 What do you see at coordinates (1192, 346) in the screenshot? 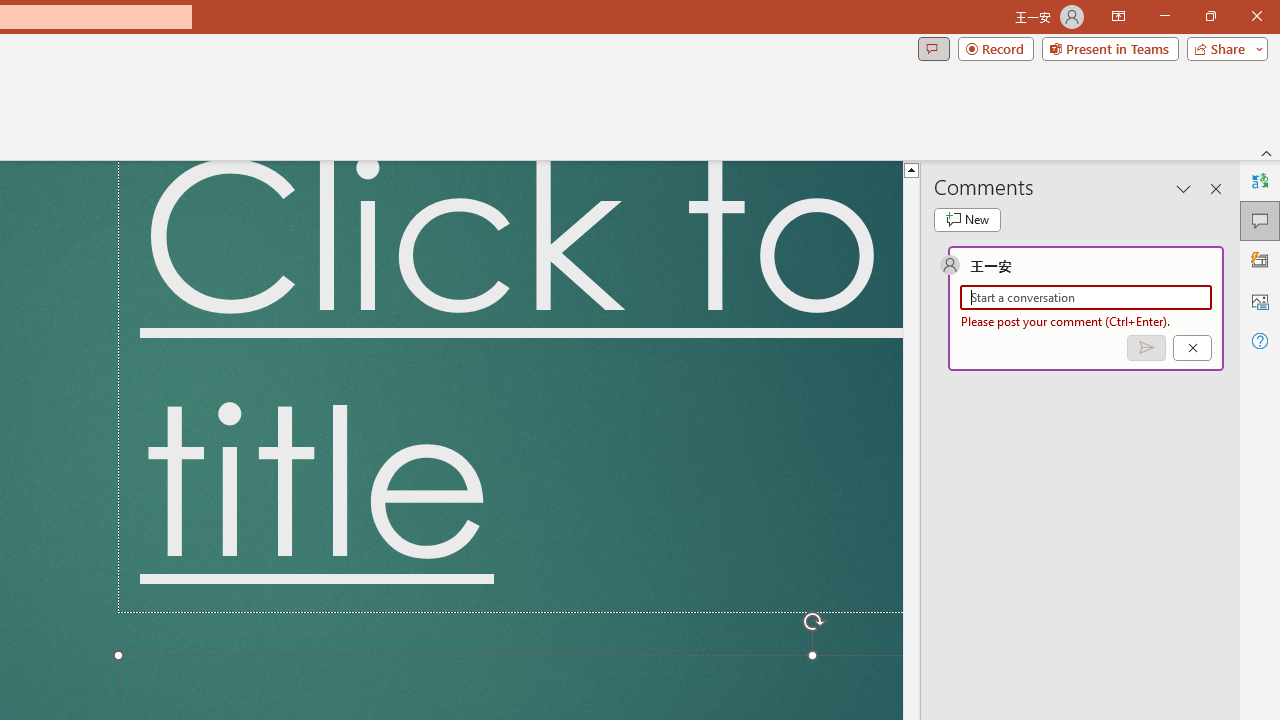
I see `'Cancel'` at bounding box center [1192, 346].